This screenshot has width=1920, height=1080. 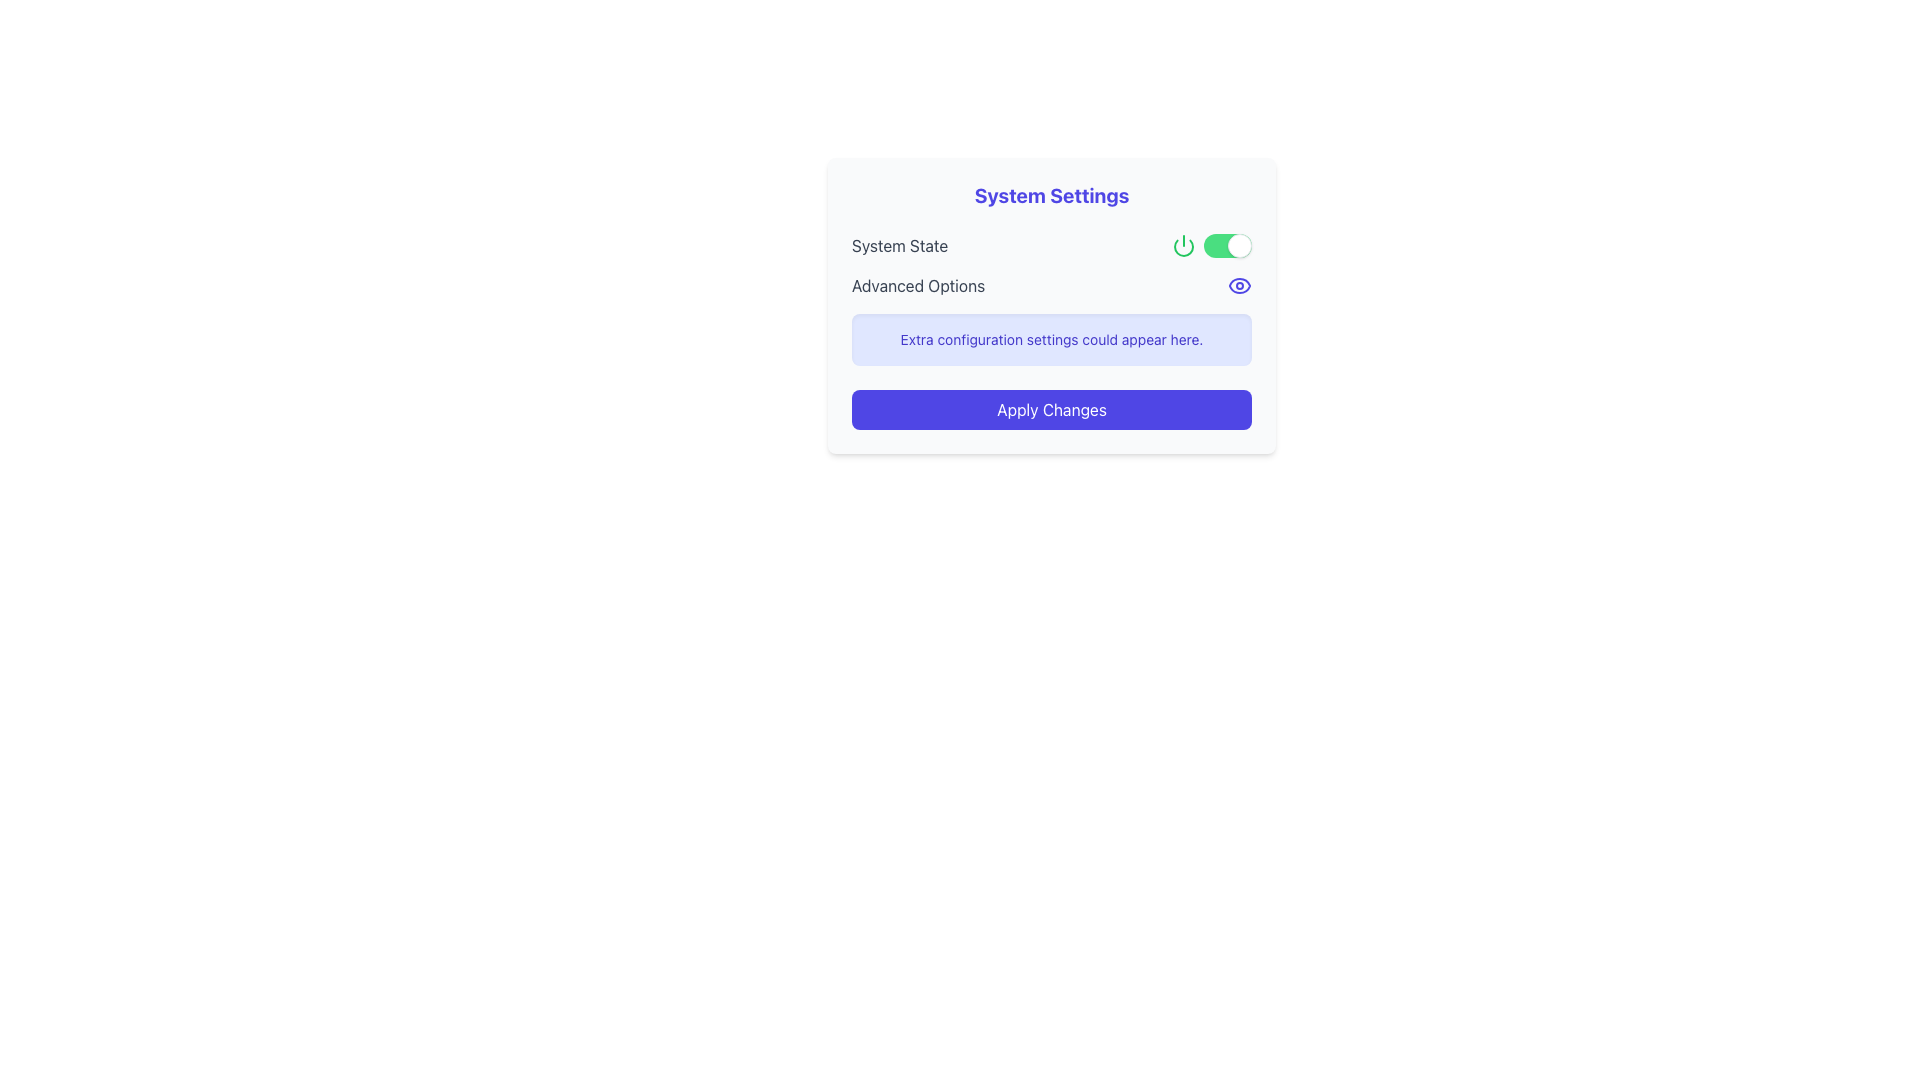 What do you see at coordinates (1050, 285) in the screenshot?
I see `the button or link that indicates and toggles advanced configuration options, located below 'System State' and above the extra configuration settings description` at bounding box center [1050, 285].